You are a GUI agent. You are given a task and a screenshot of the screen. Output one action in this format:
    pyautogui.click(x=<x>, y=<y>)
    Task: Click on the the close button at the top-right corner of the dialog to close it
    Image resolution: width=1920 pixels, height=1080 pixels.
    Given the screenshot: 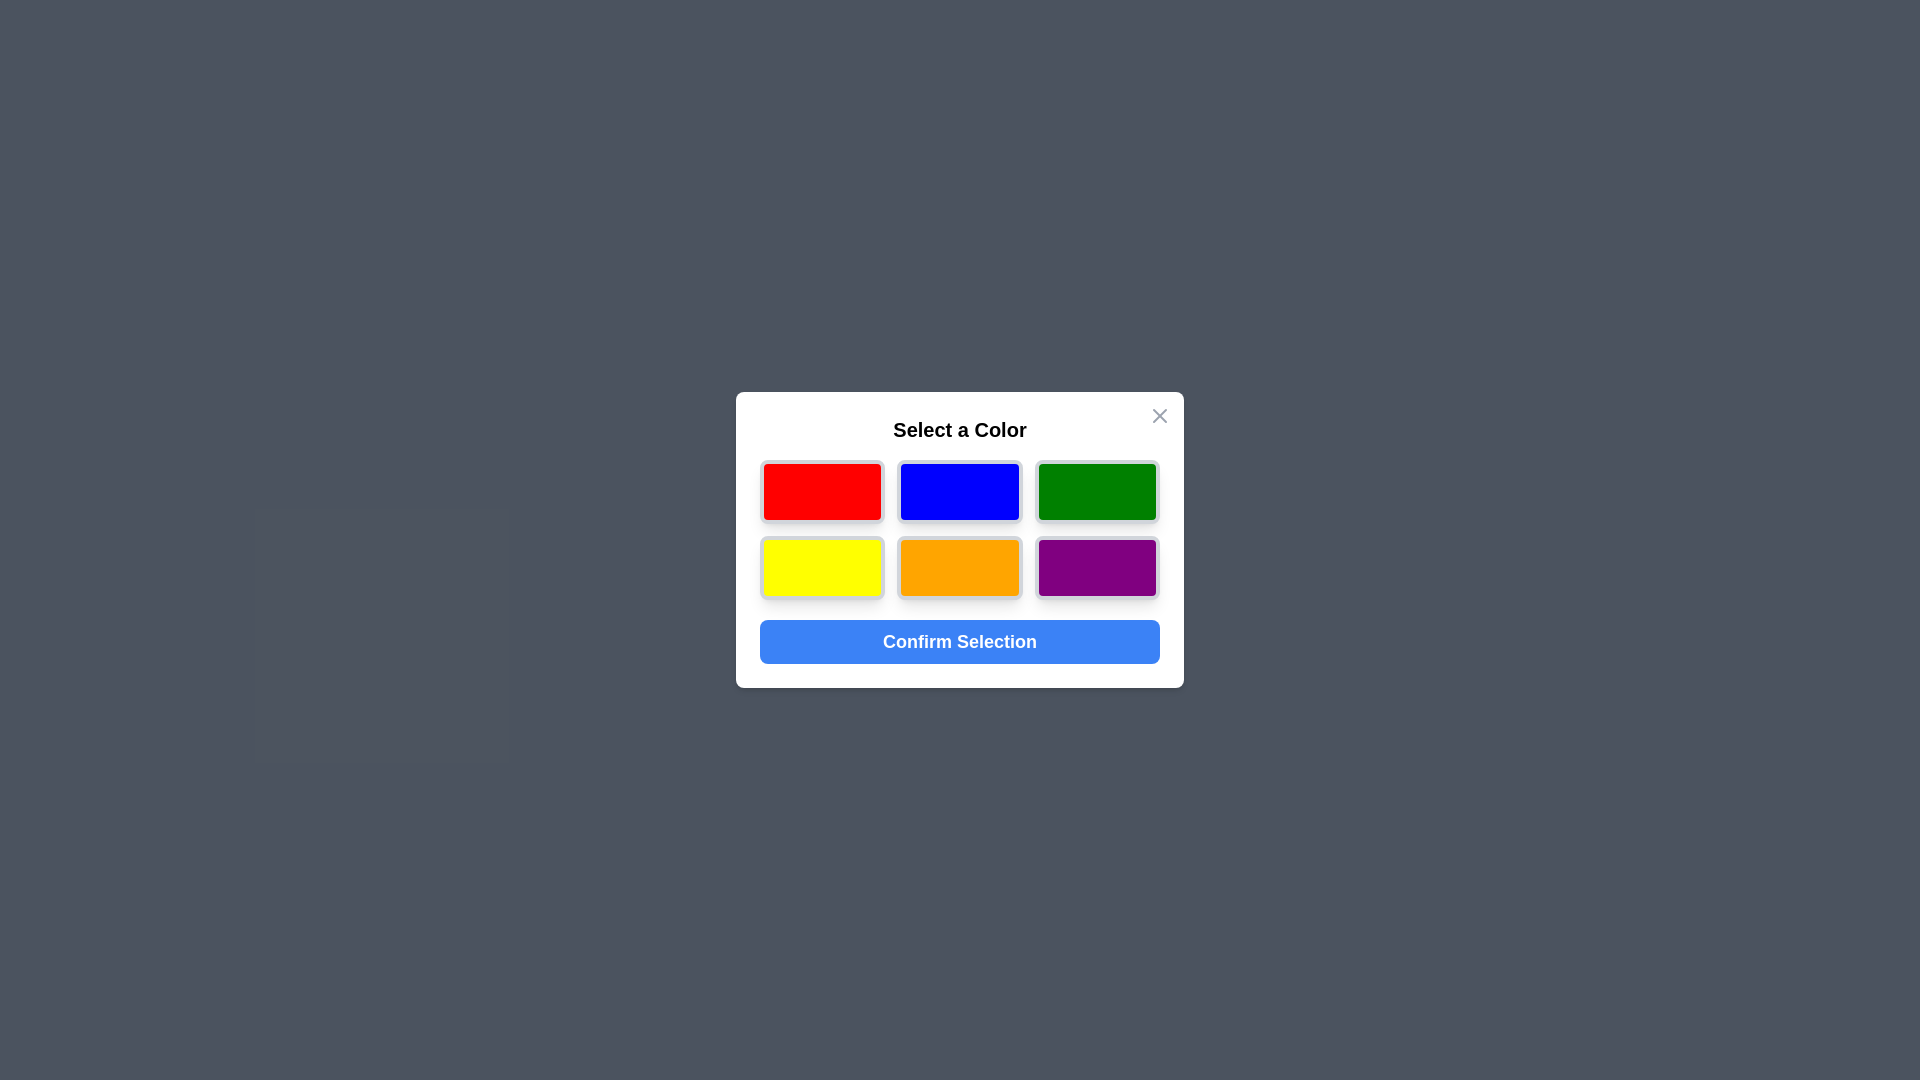 What is the action you would take?
    pyautogui.click(x=1160, y=415)
    